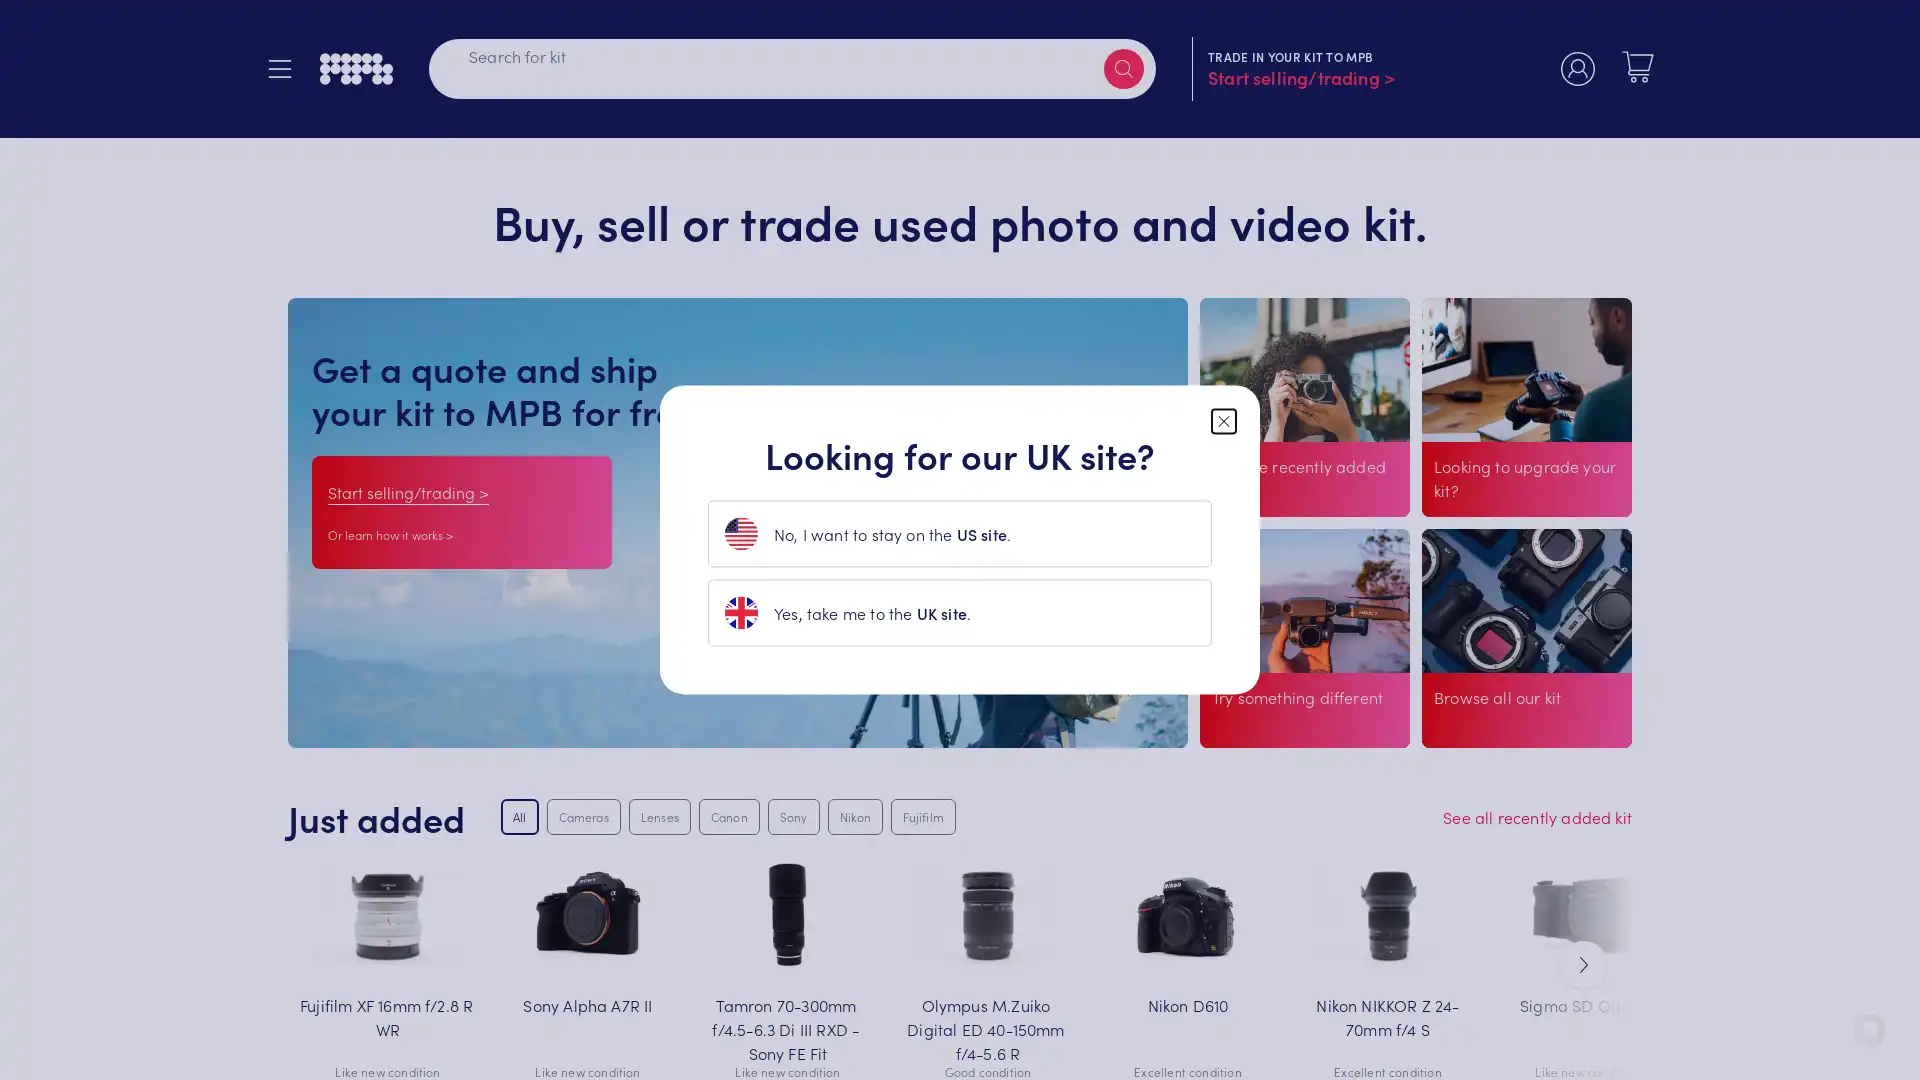  What do you see at coordinates (407, 491) in the screenshot?
I see `Start selling/trading >` at bounding box center [407, 491].